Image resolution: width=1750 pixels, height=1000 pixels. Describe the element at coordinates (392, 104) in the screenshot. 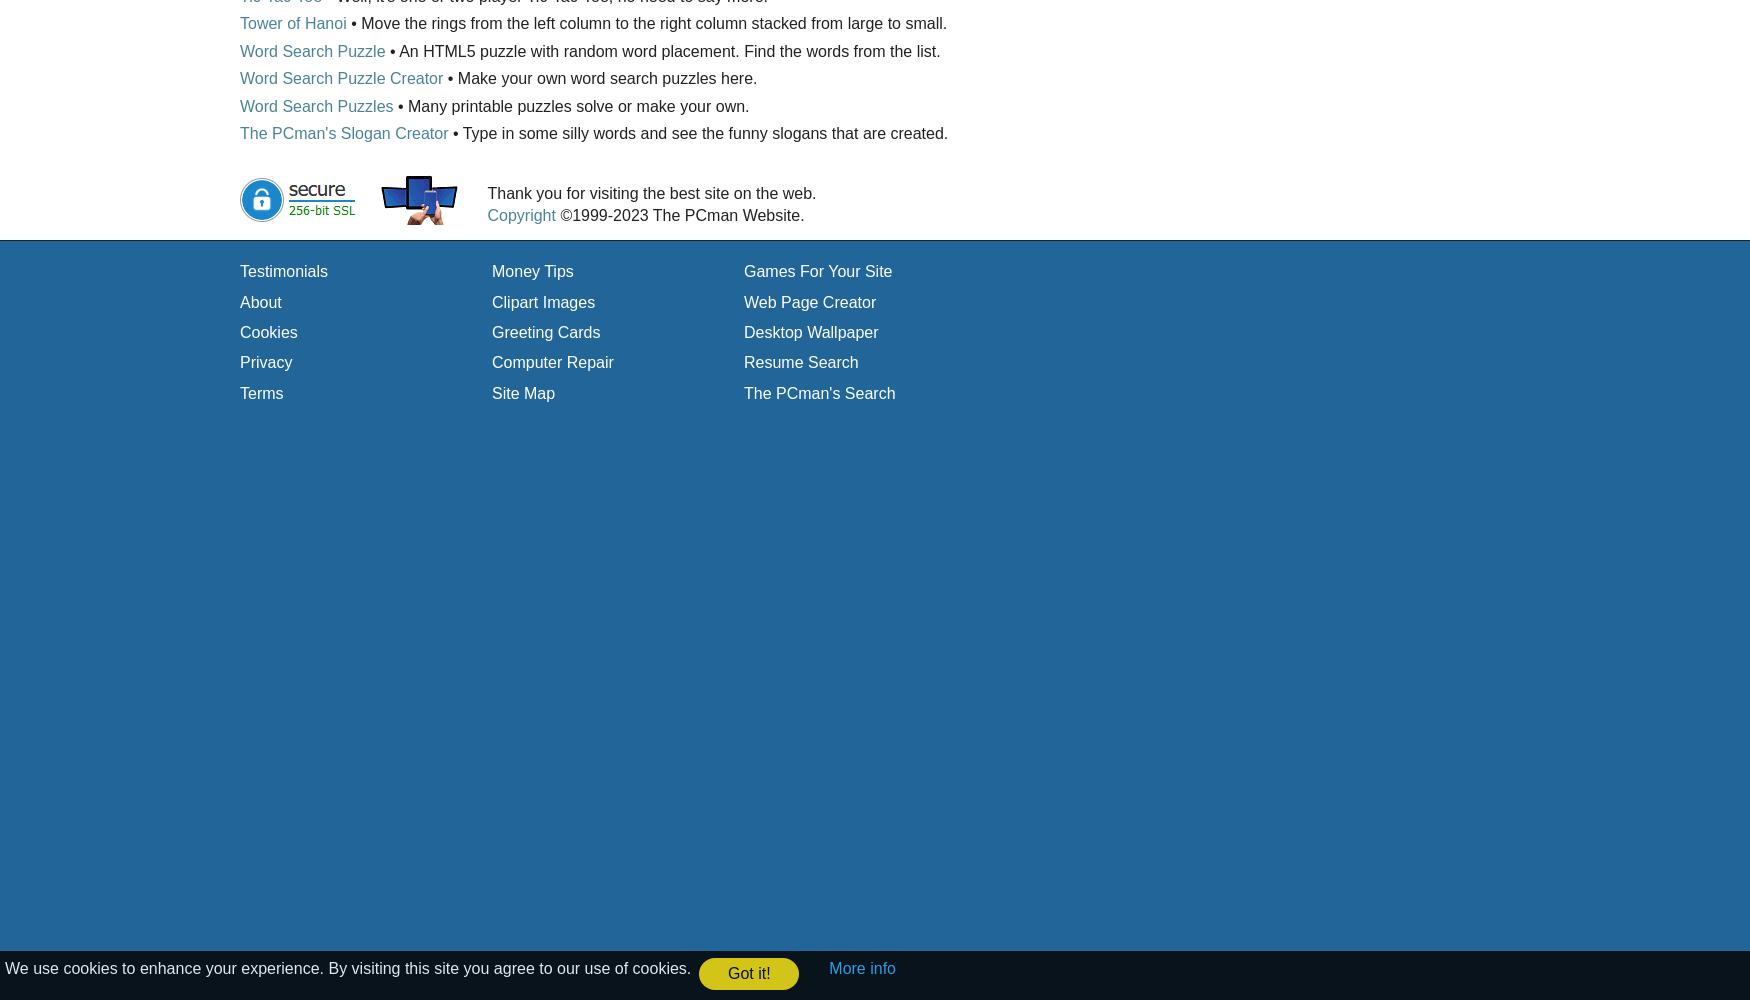

I see `'• Many printable puzzles solve or make your own.'` at that location.